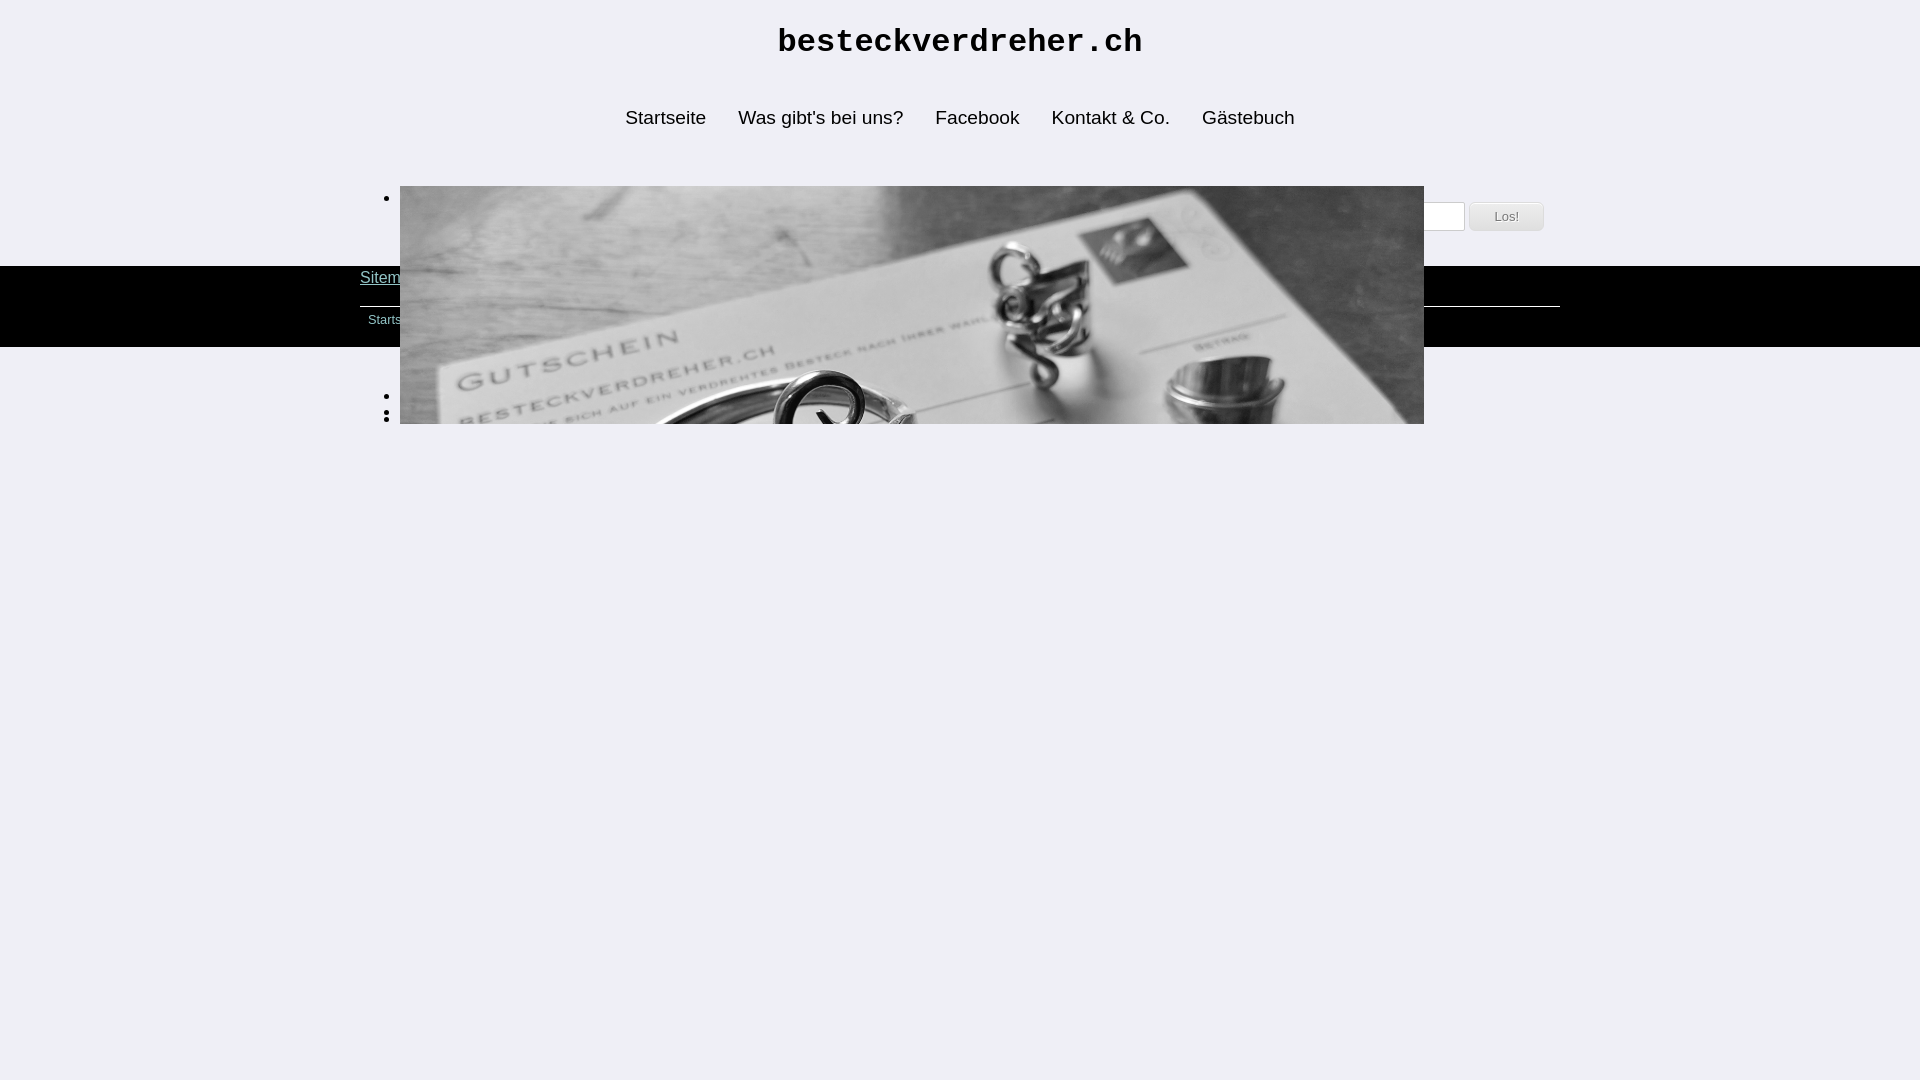 The height and width of the screenshot is (1080, 1920). I want to click on 'besteckverdreher.ch', so click(960, 41).